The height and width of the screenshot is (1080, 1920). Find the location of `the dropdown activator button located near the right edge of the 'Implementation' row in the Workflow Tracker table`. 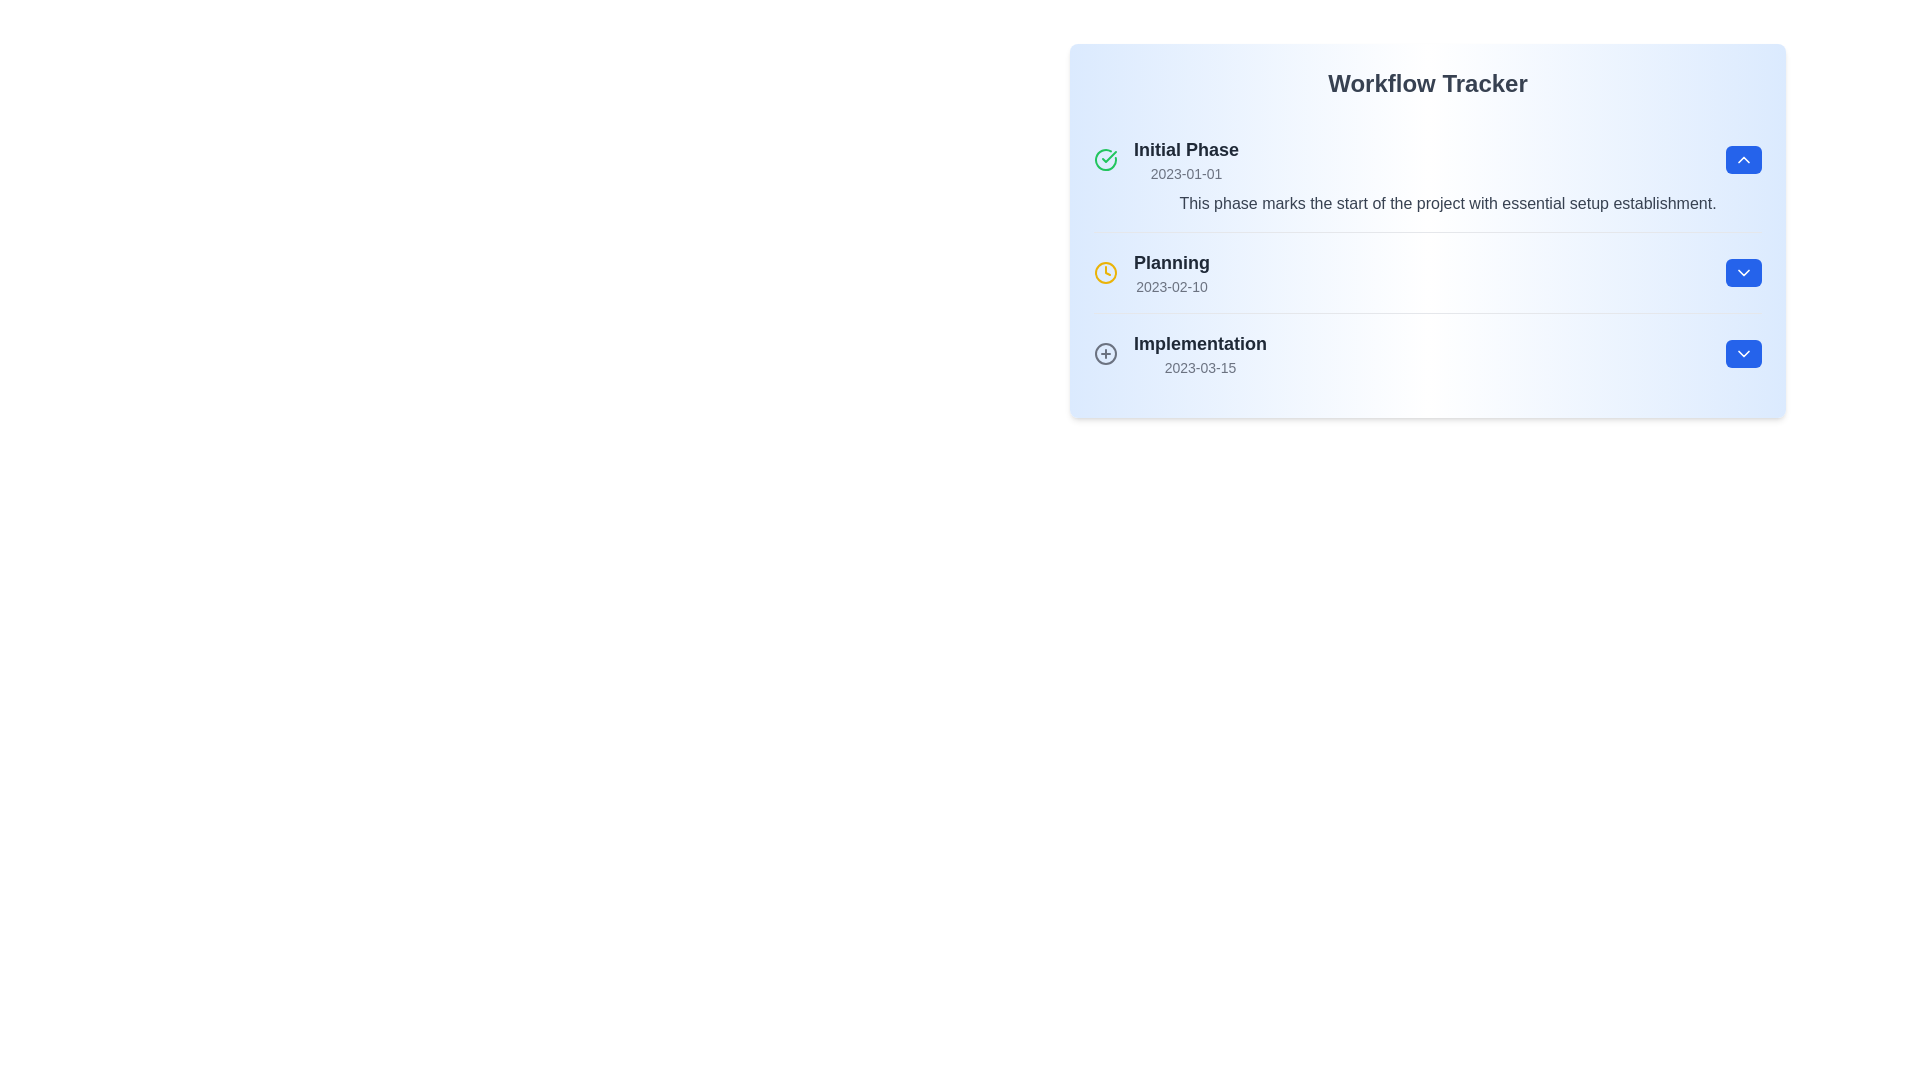

the dropdown activator button located near the right edge of the 'Implementation' row in the Workflow Tracker table is located at coordinates (1742, 353).